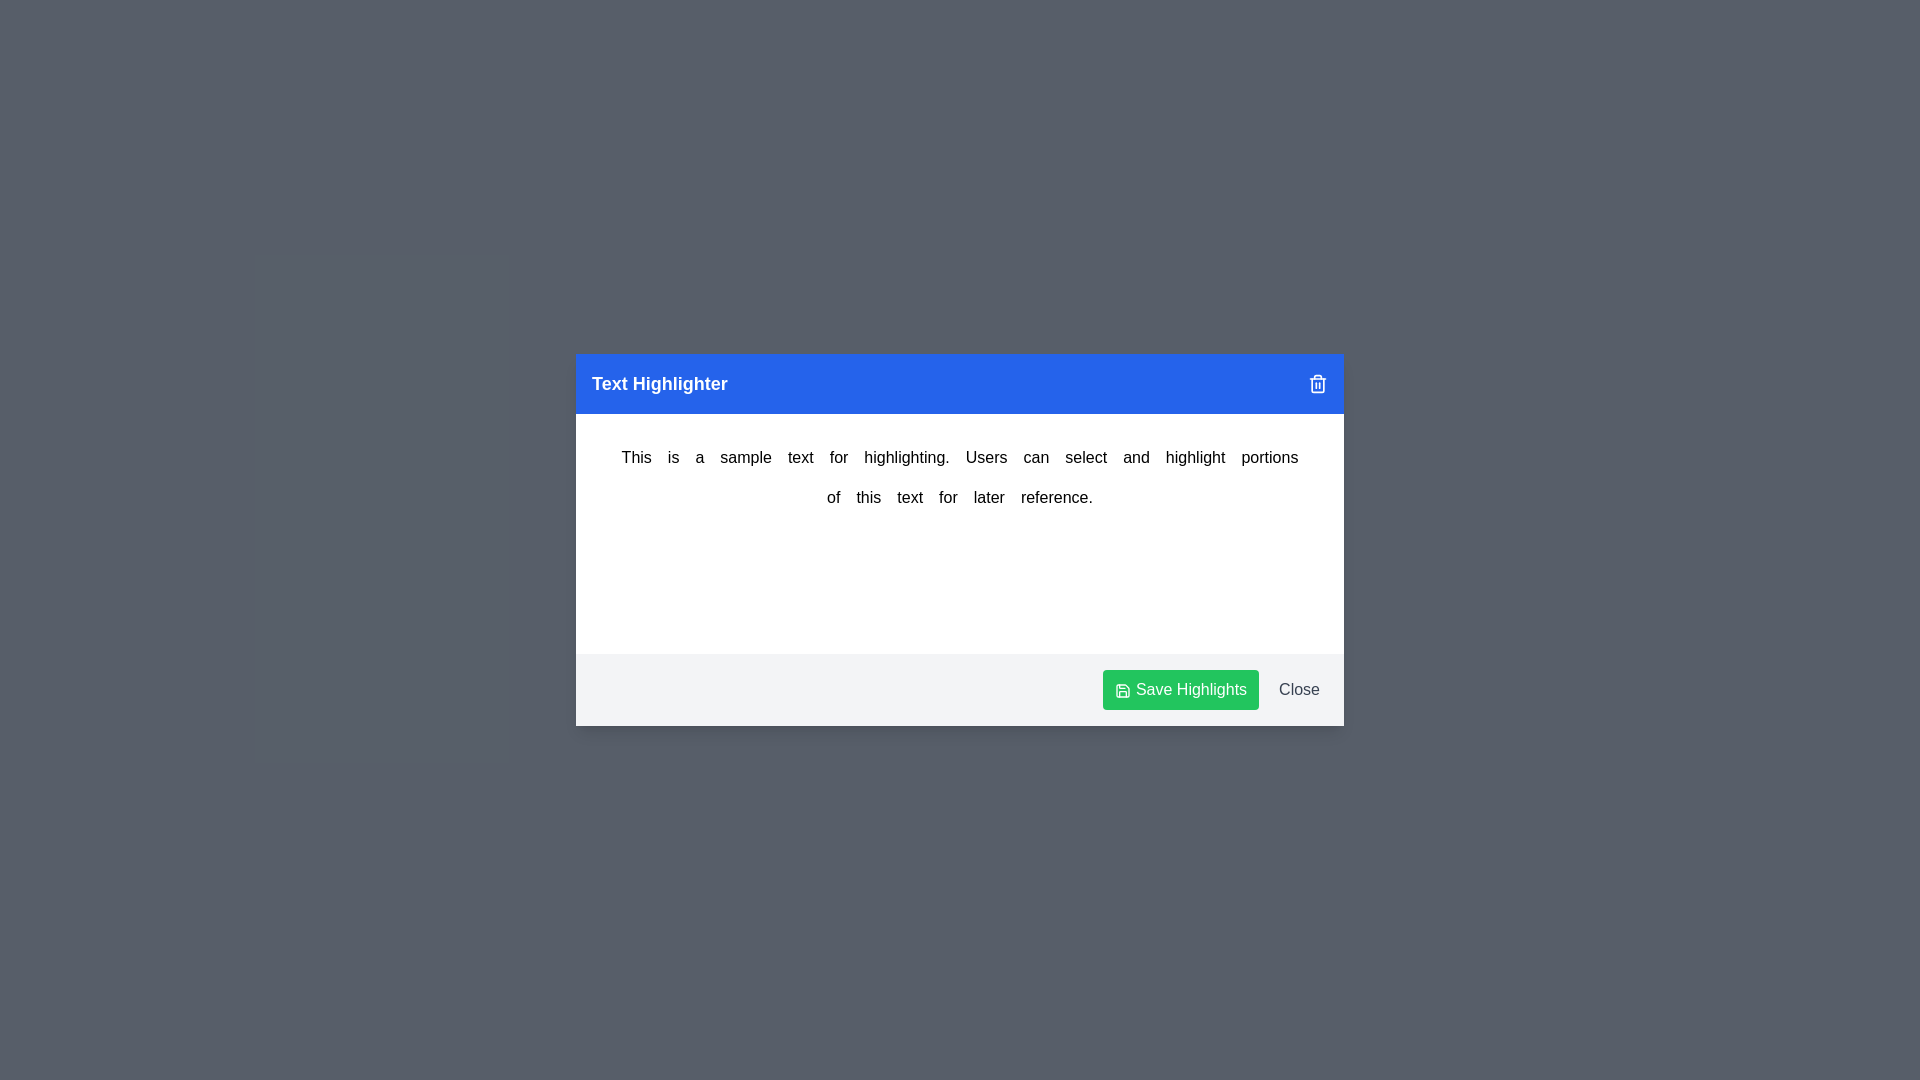 The height and width of the screenshot is (1080, 1920). What do you see at coordinates (1268, 458) in the screenshot?
I see `the word 'portions' by clicking on it` at bounding box center [1268, 458].